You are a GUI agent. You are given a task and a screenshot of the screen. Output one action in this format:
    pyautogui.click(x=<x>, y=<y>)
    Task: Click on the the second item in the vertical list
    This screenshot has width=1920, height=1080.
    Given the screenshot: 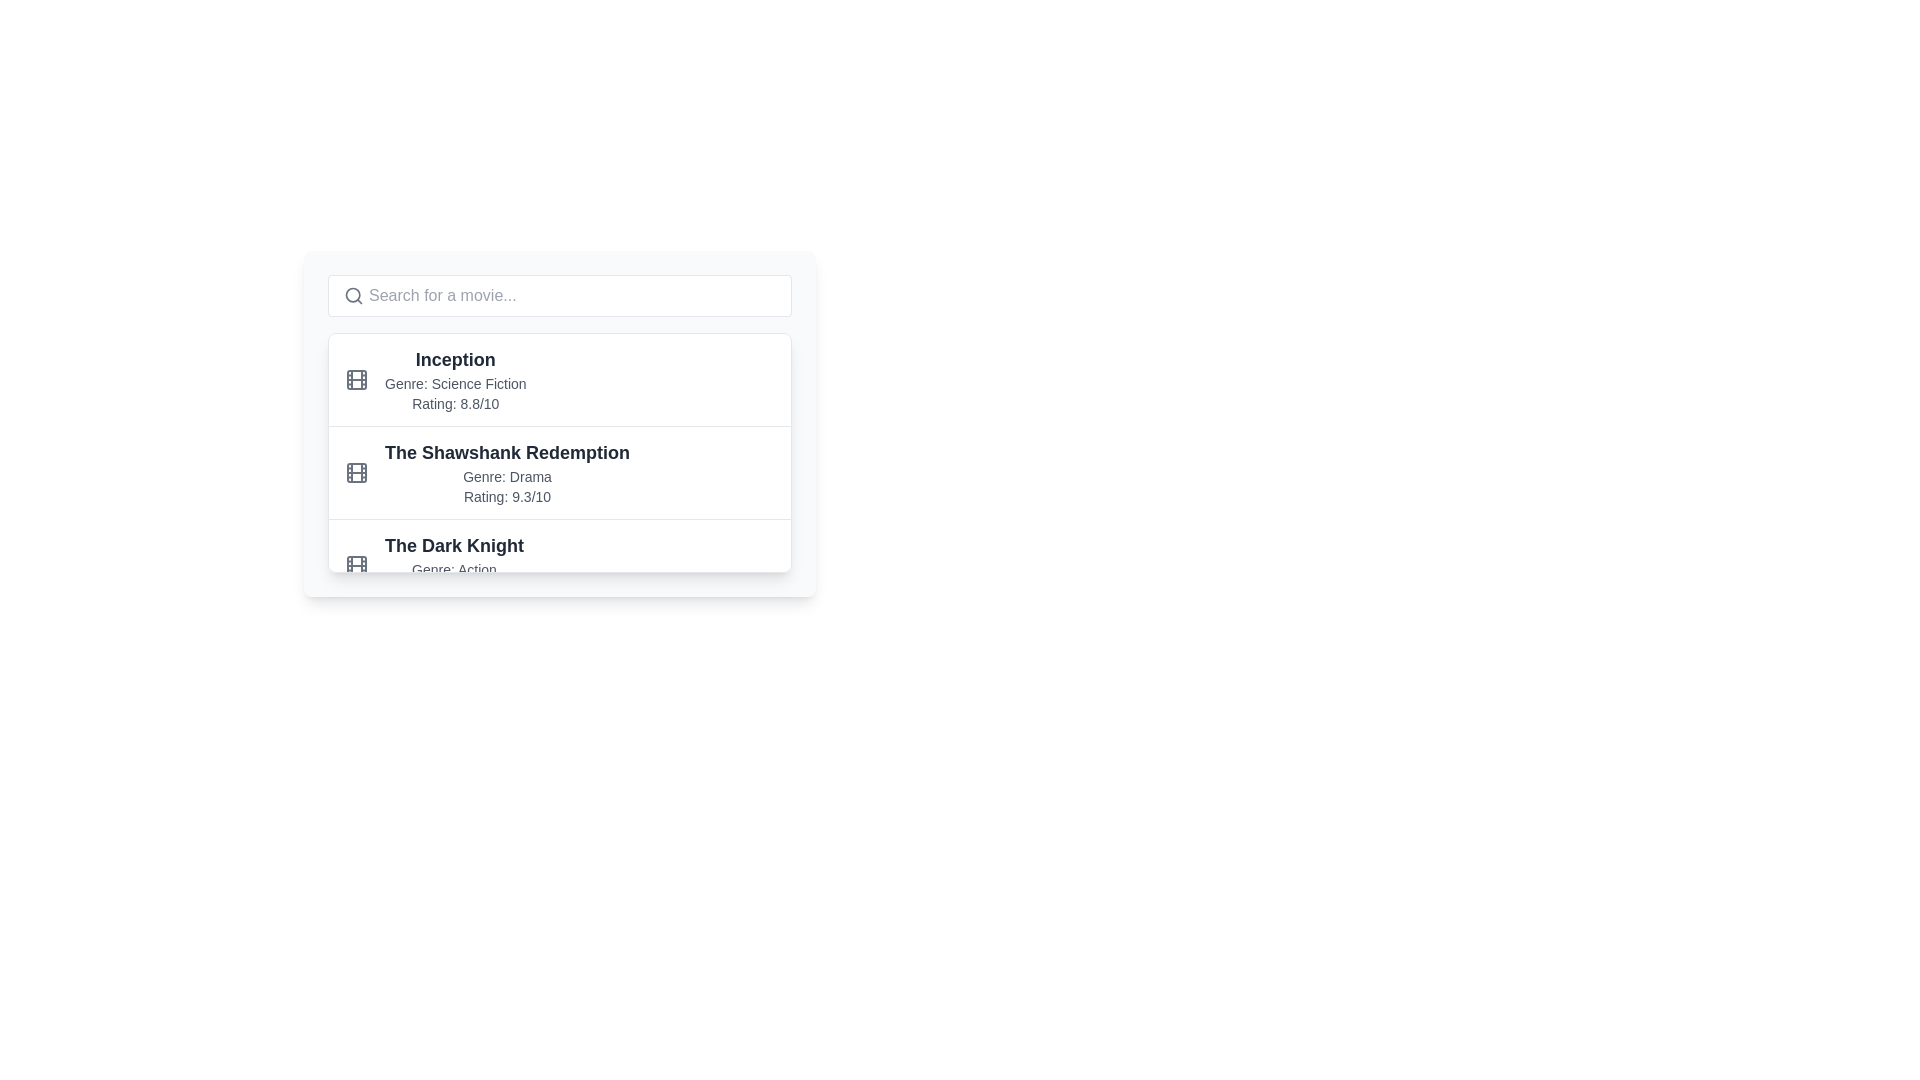 What is the action you would take?
    pyautogui.click(x=560, y=472)
    